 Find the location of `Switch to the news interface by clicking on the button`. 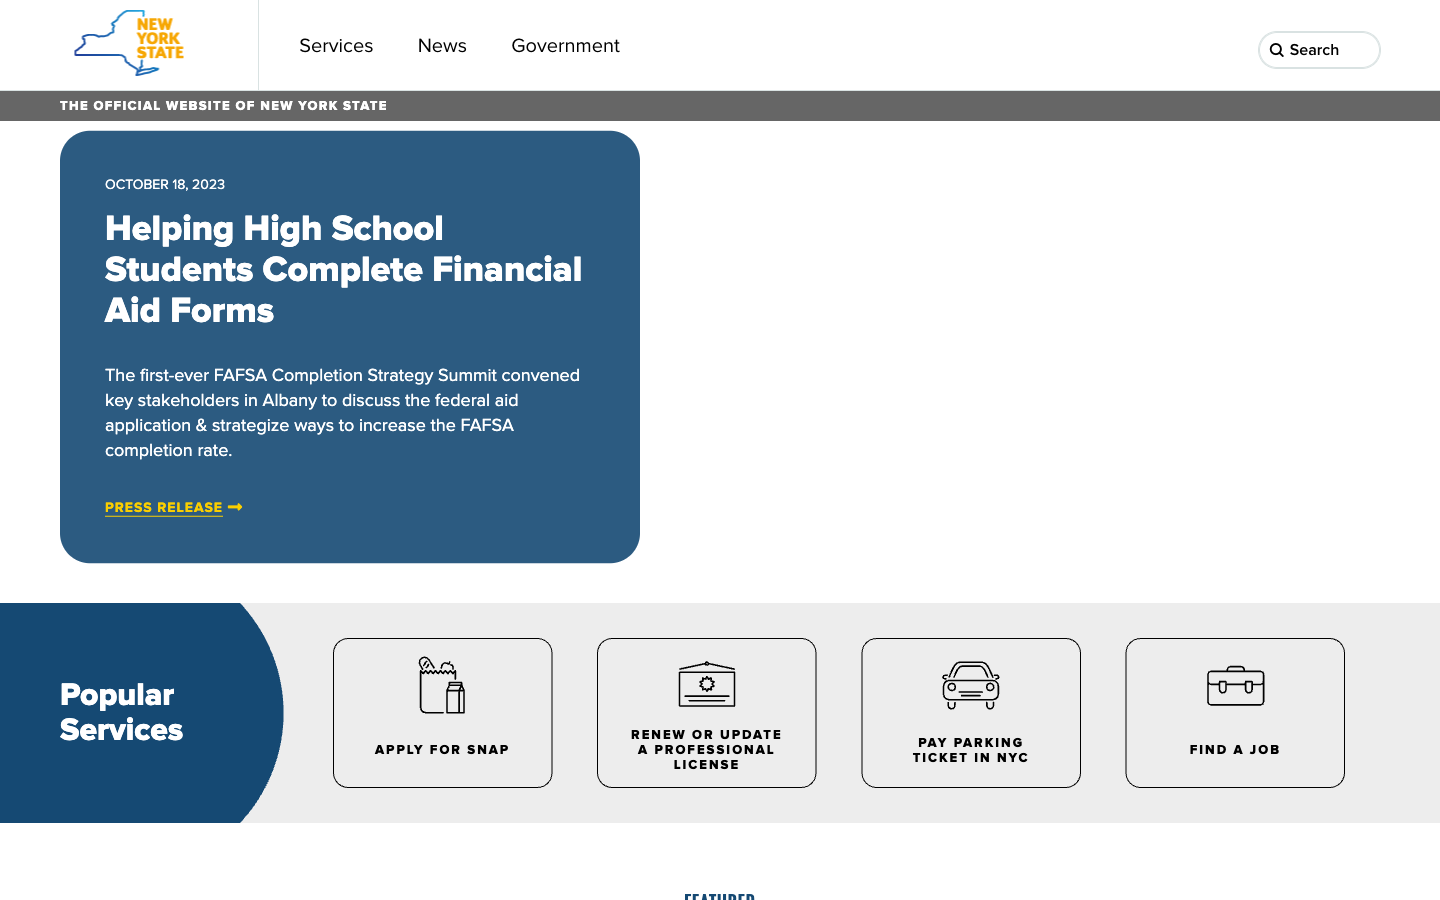

Switch to the news interface by clicking on the button is located at coordinates (442, 44).